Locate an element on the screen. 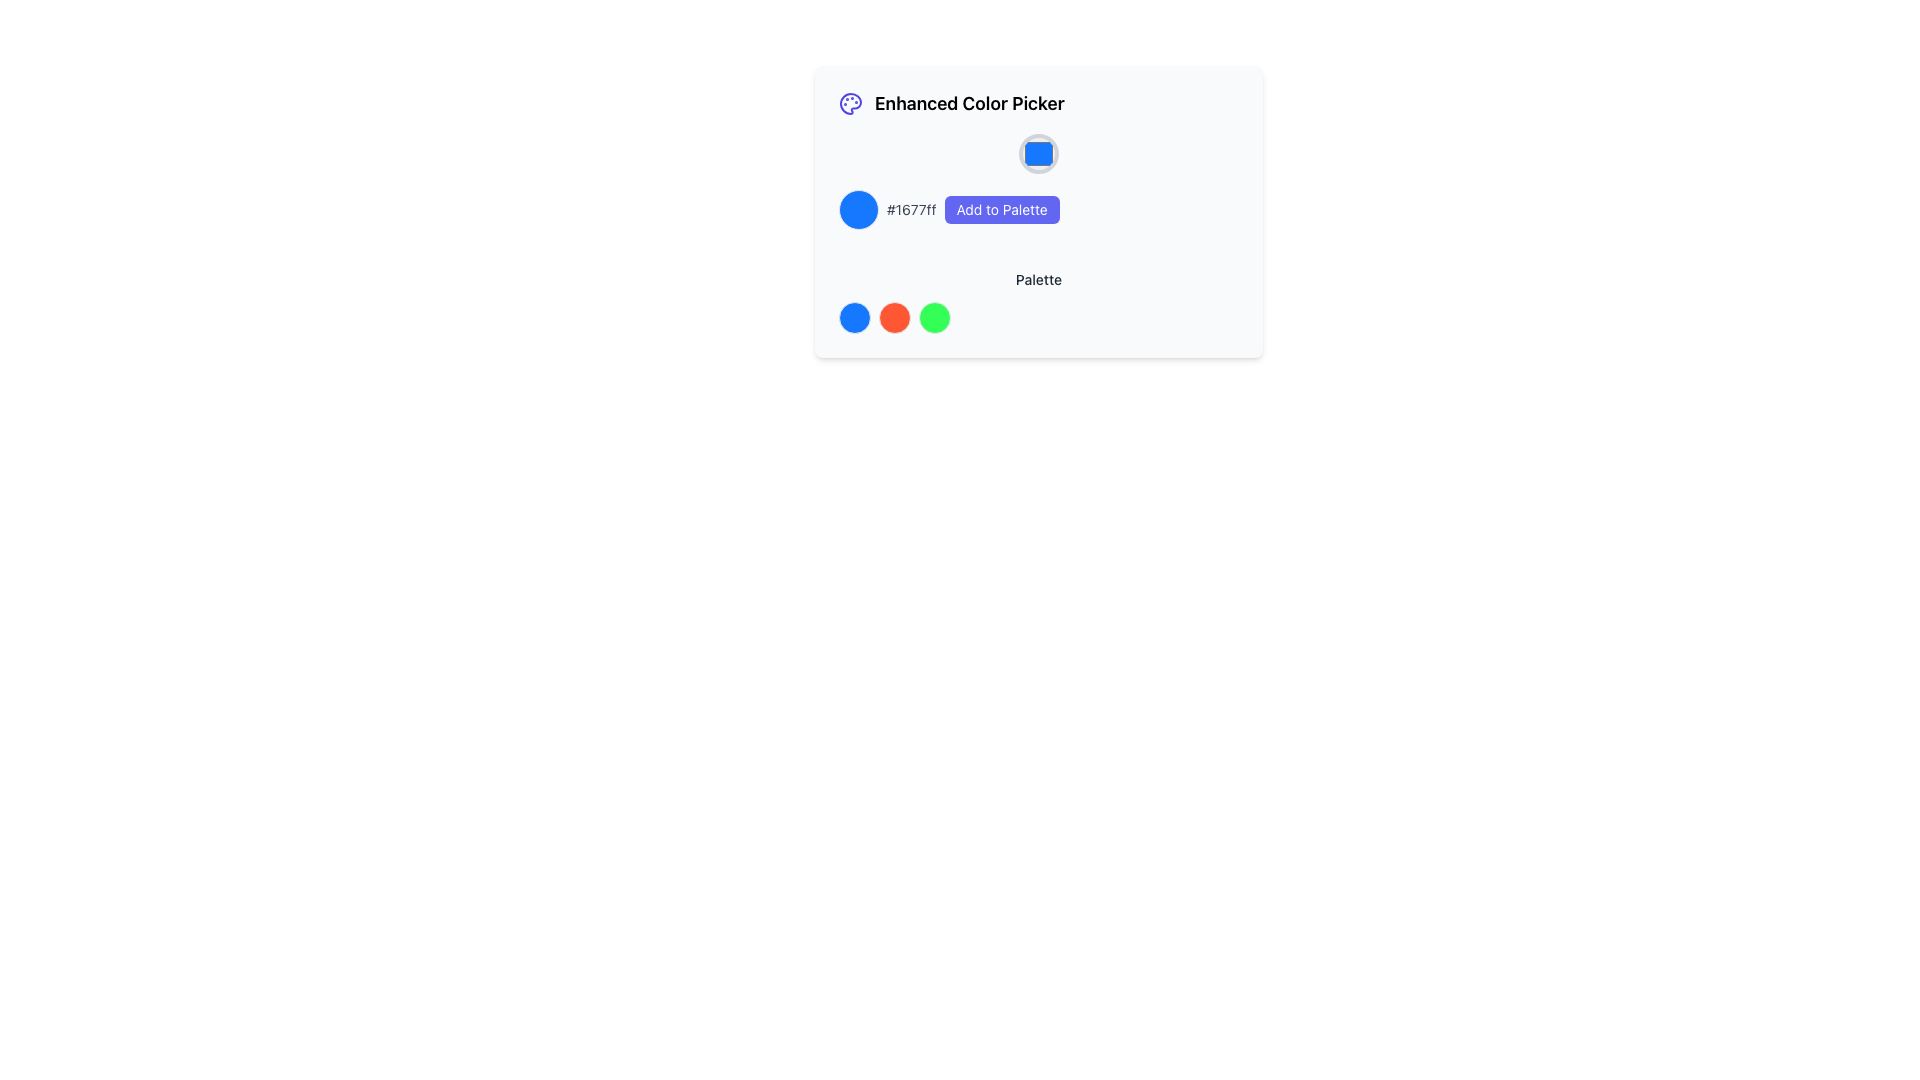 The width and height of the screenshot is (1920, 1080). the color swatch display, which is a circular element representing a color sample is located at coordinates (859, 209).